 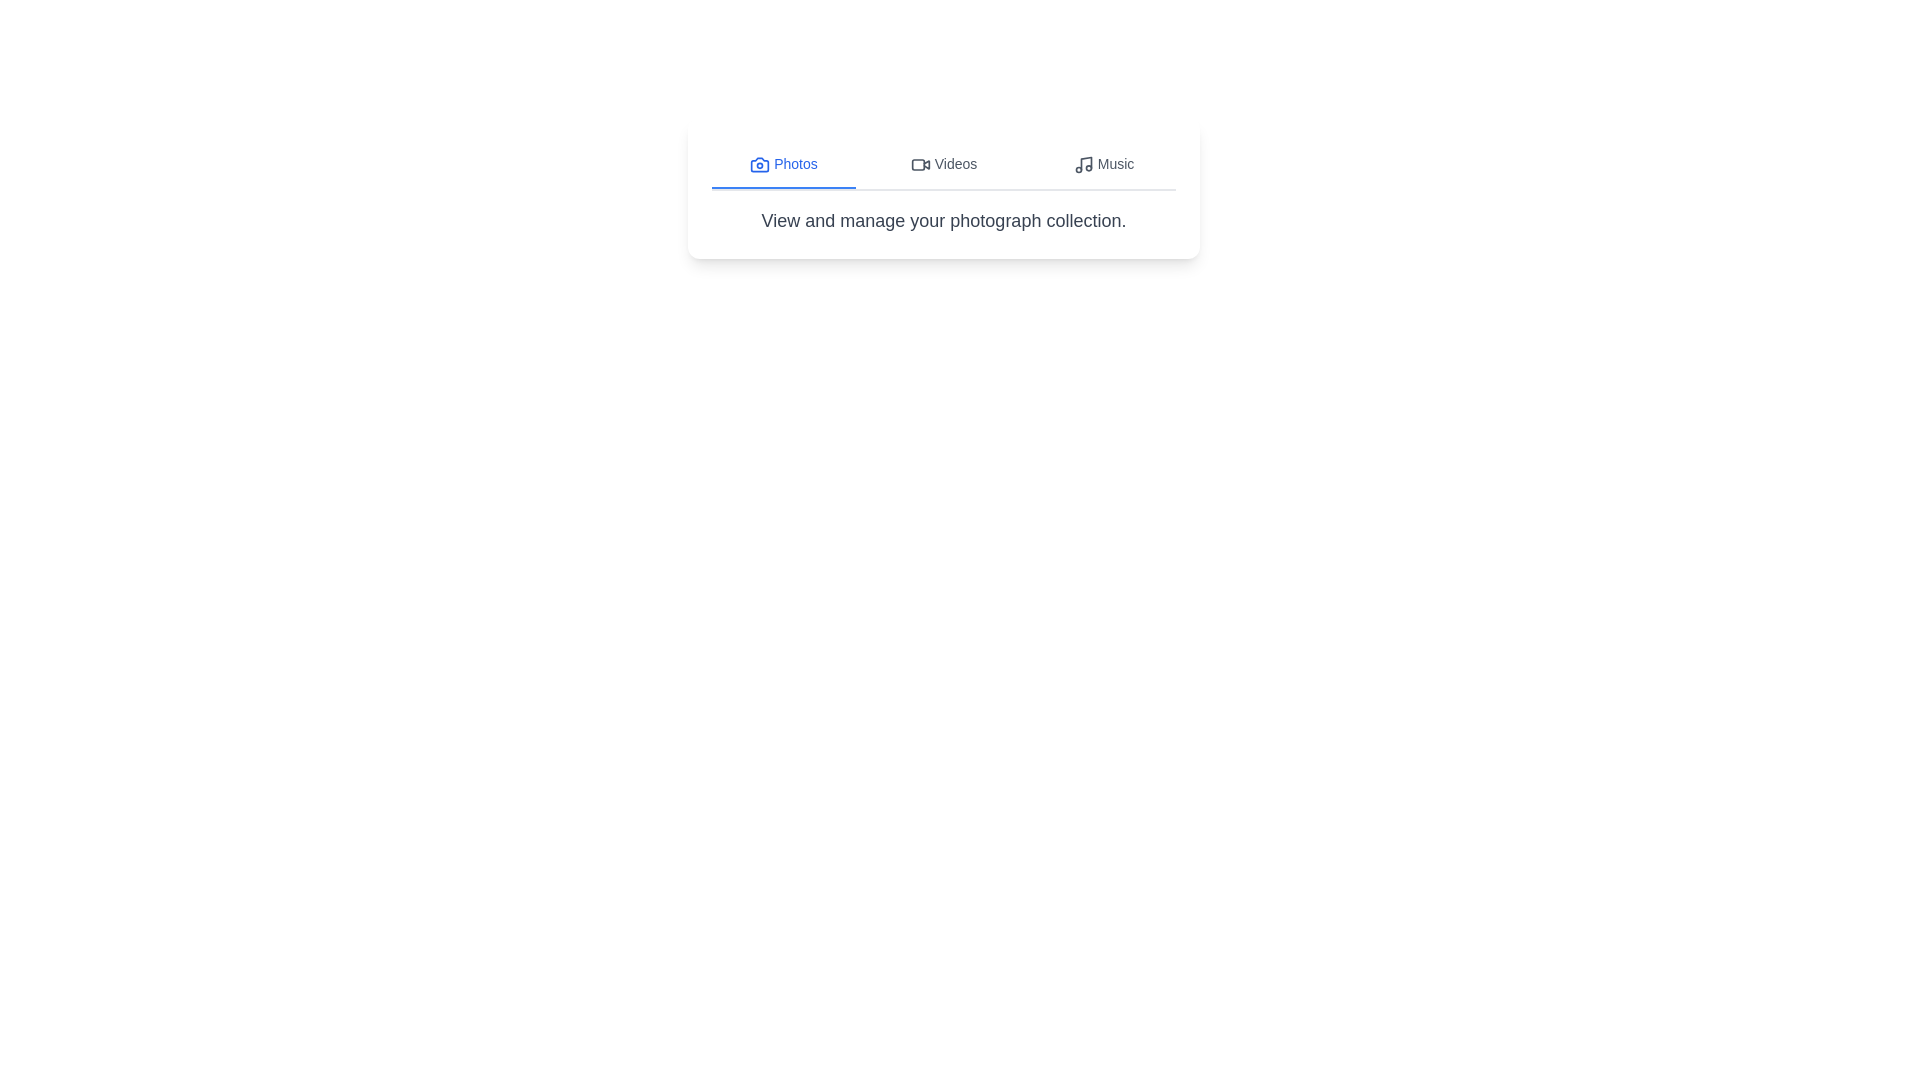 What do you see at coordinates (782, 164) in the screenshot?
I see `the Photos tab by clicking on the respective tab button` at bounding box center [782, 164].